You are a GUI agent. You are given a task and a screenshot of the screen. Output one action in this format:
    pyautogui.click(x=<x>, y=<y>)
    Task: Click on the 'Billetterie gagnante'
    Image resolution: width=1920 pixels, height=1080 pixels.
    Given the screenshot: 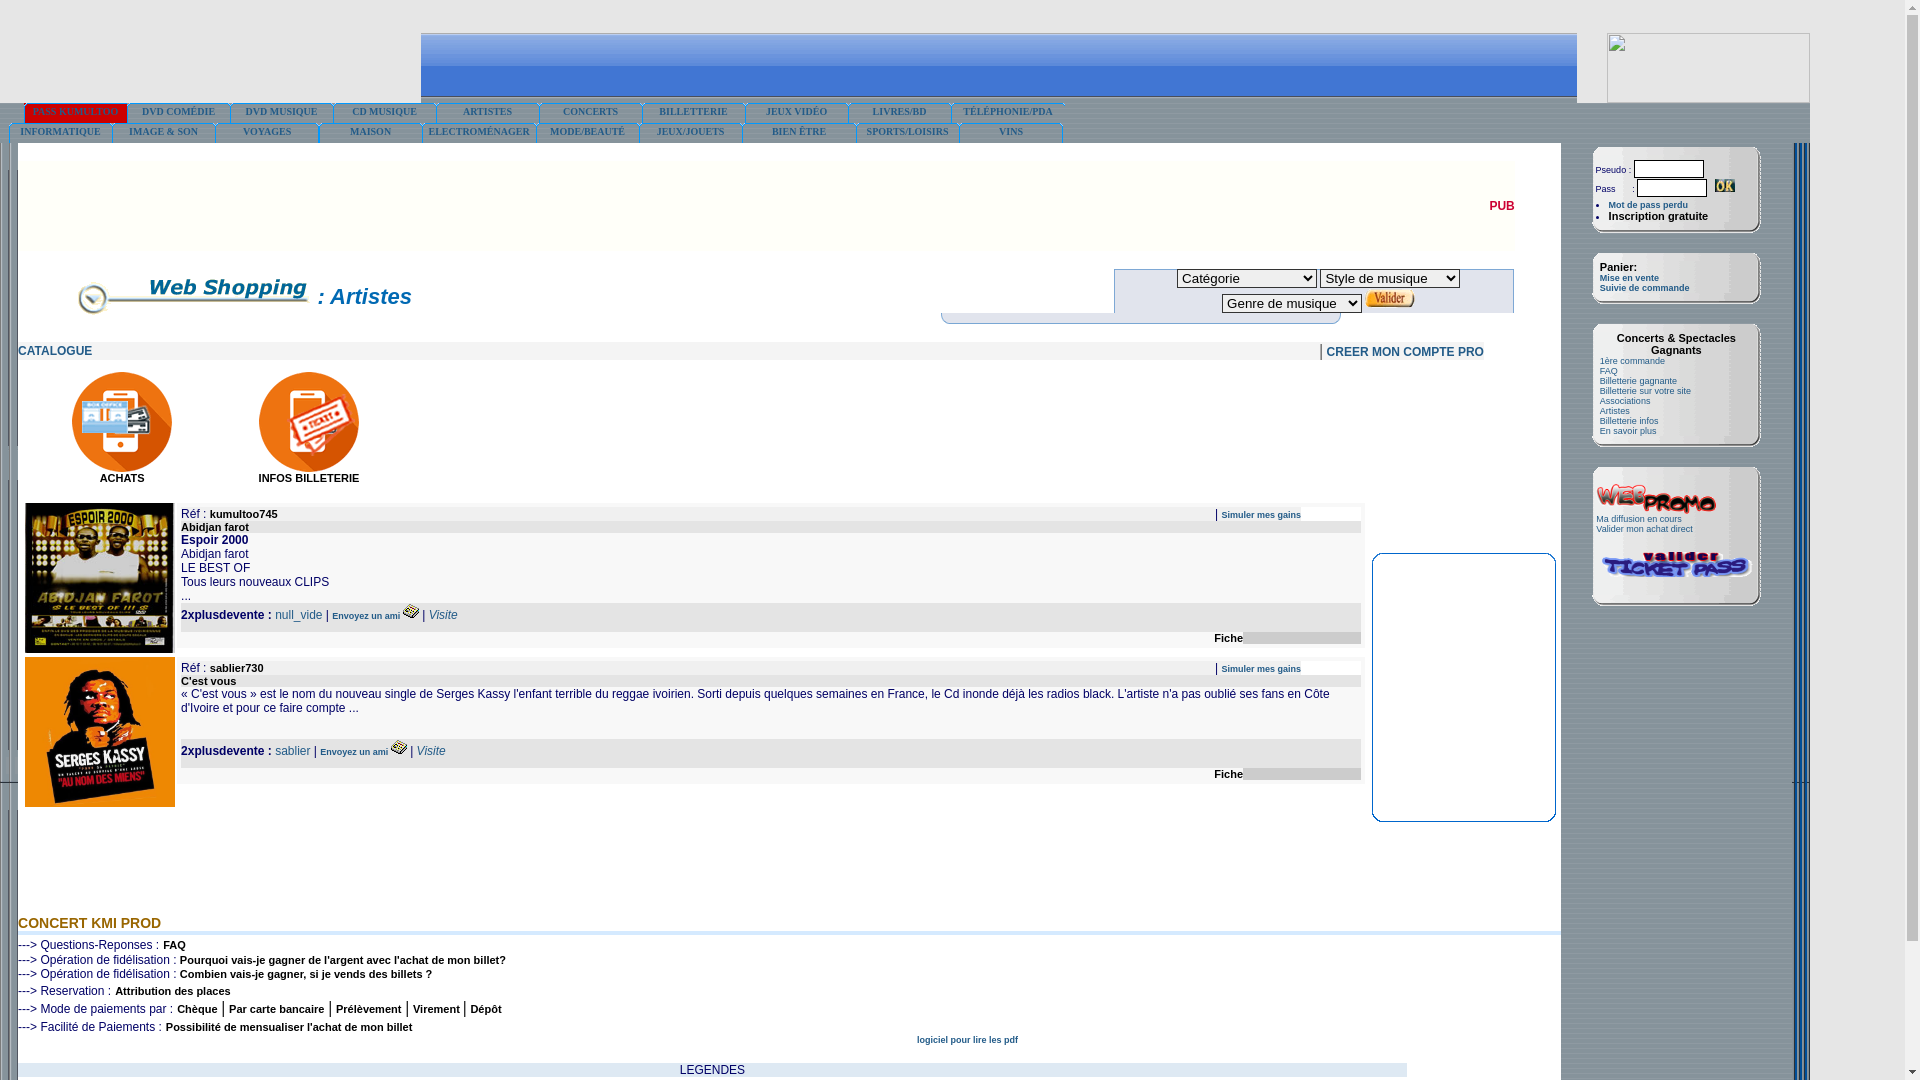 What is the action you would take?
    pyautogui.click(x=1638, y=381)
    